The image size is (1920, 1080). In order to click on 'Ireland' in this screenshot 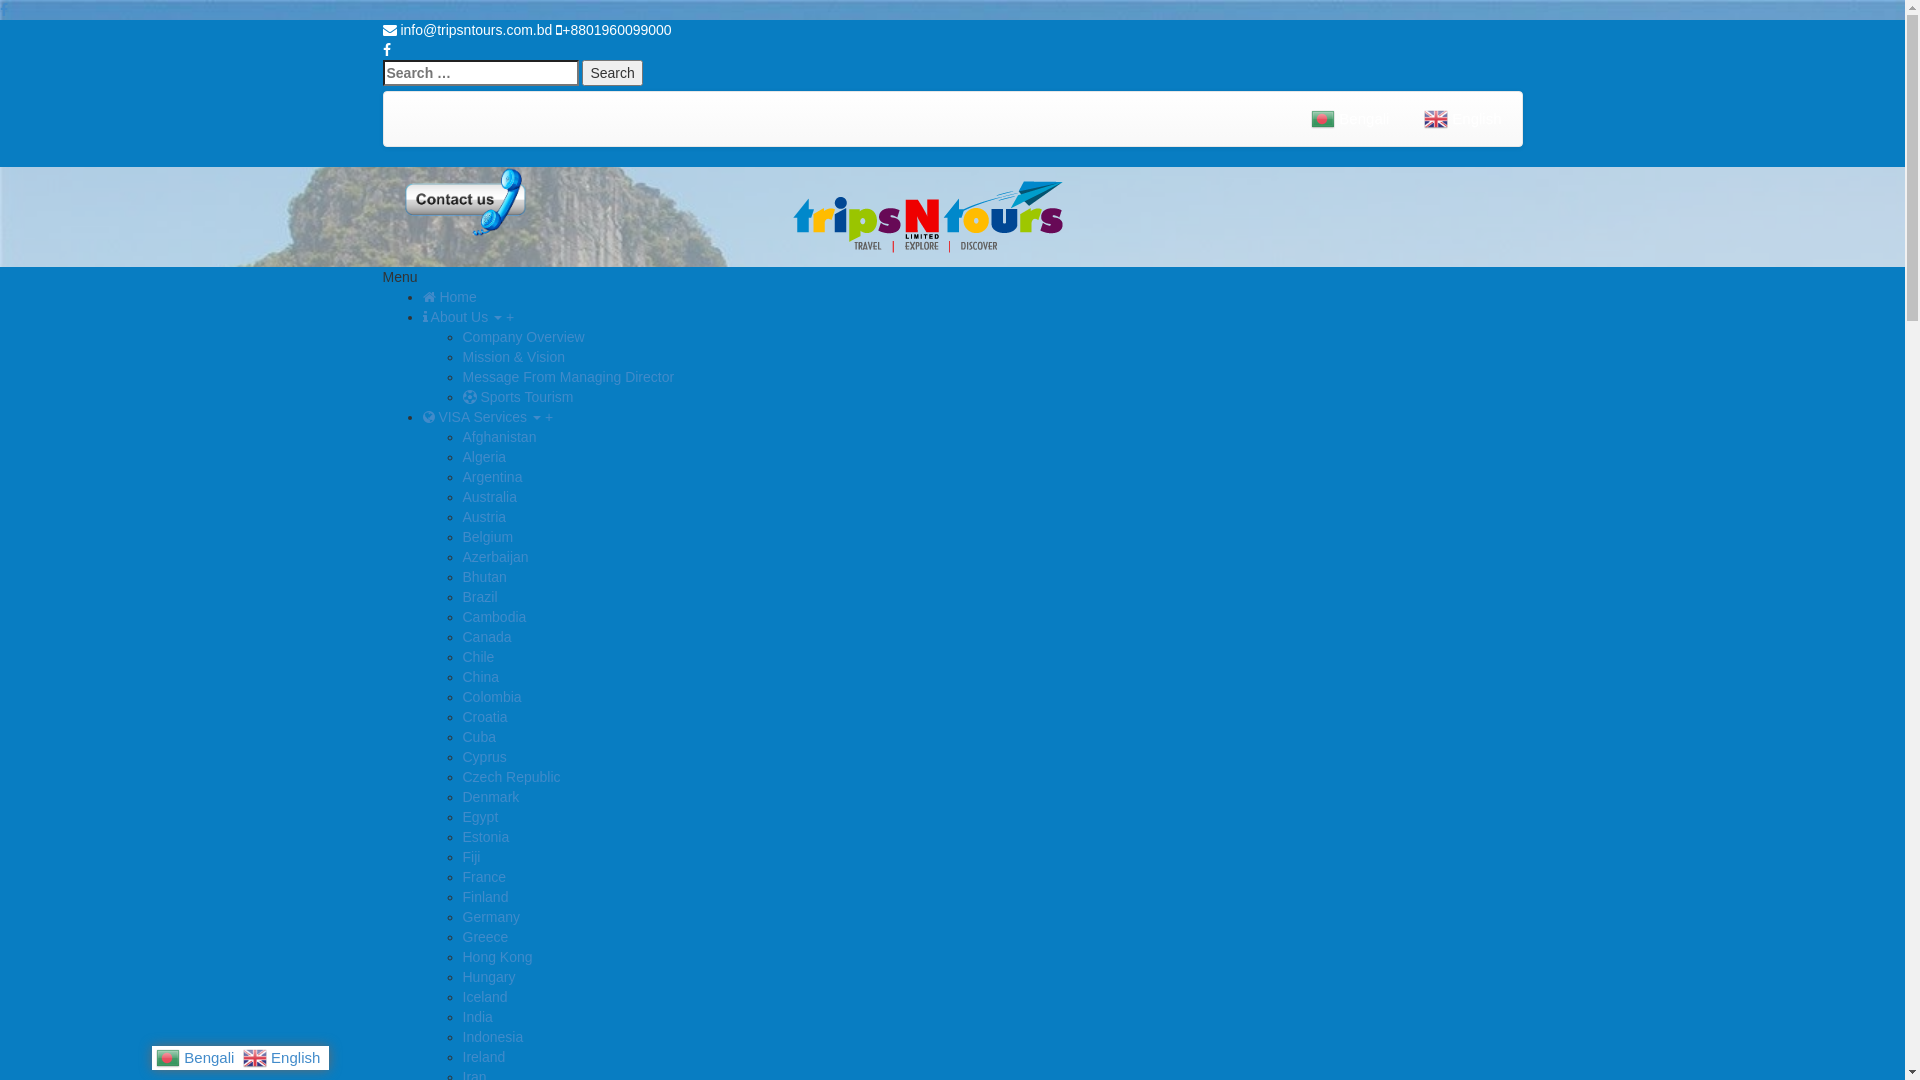, I will do `click(460, 1055)`.